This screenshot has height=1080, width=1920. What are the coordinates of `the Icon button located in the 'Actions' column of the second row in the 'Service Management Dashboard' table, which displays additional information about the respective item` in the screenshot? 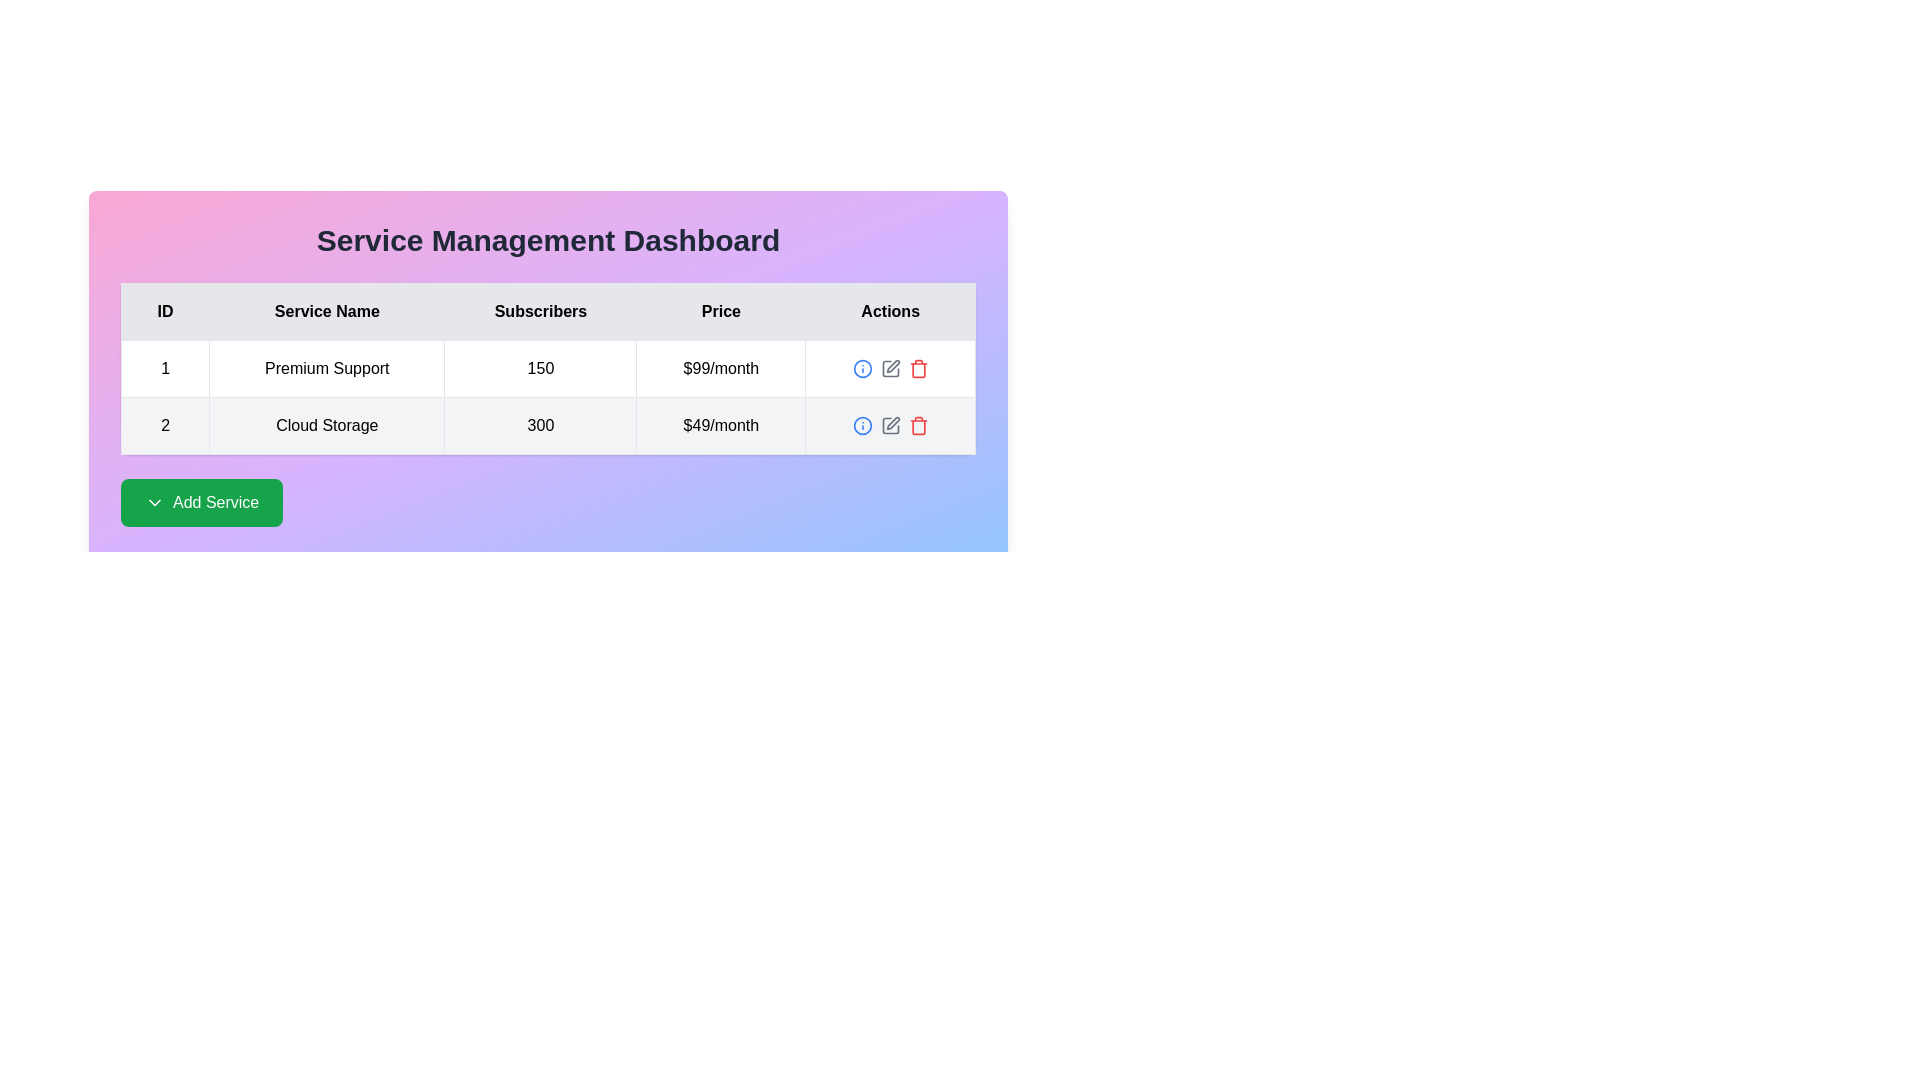 It's located at (862, 369).